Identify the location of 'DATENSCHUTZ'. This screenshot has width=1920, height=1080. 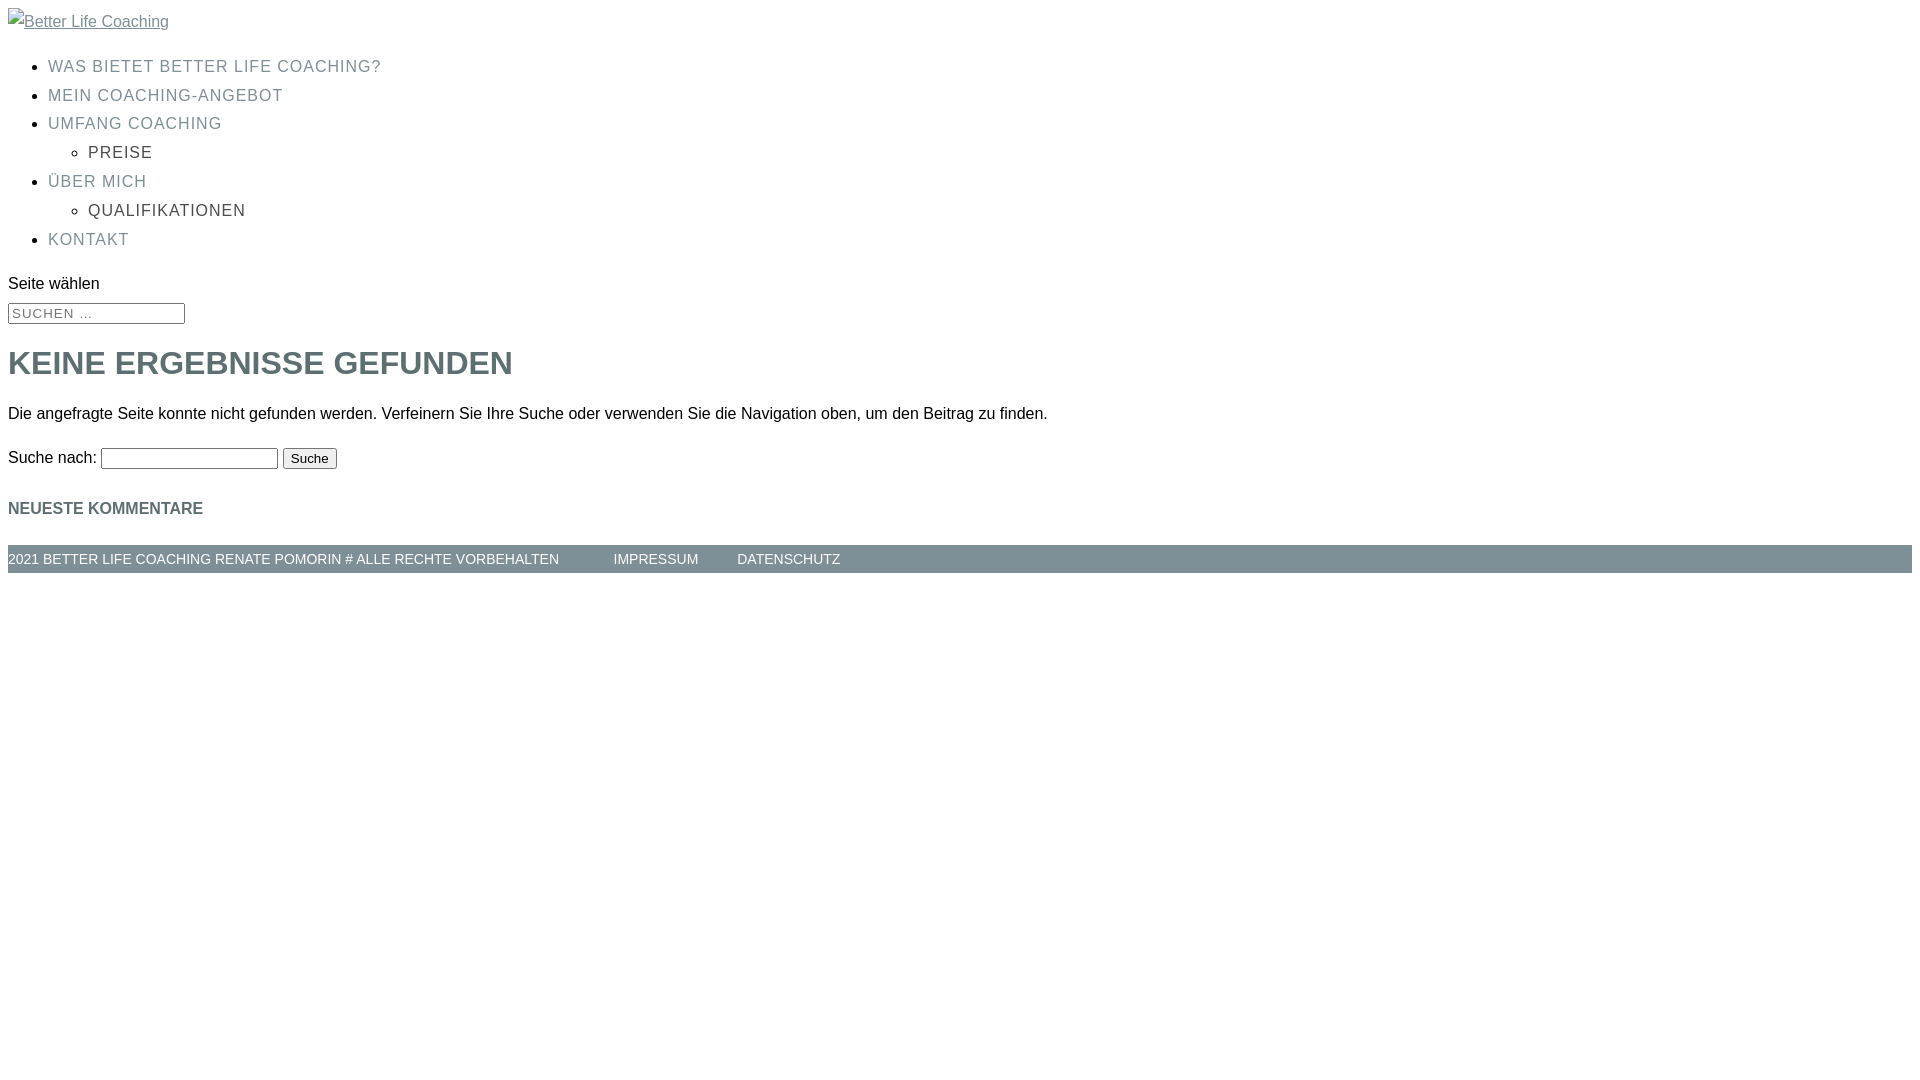
(787, 559).